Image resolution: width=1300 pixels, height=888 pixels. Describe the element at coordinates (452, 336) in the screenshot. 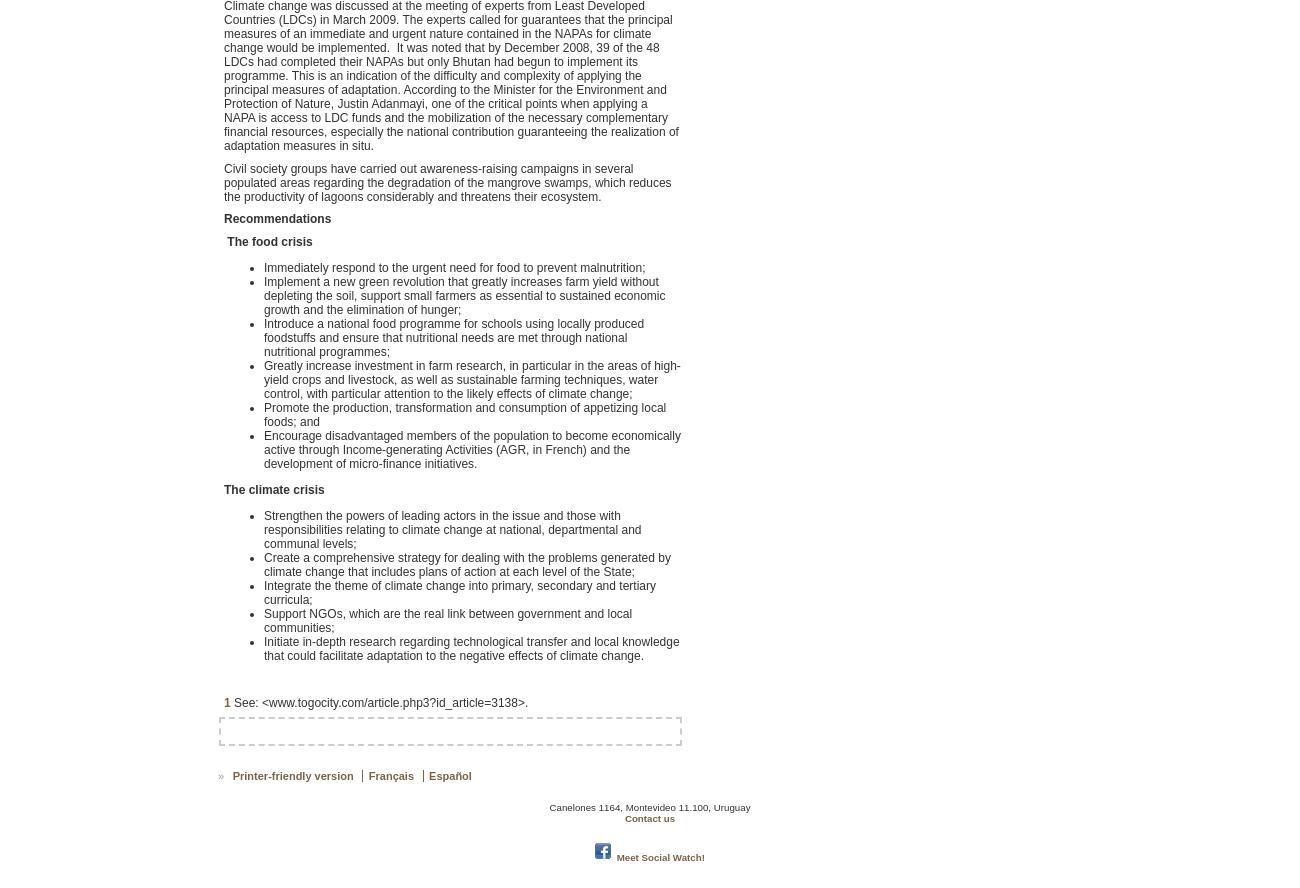

I see `'Introduce  a national food programme for schools using locally produced foodstuffs and  ensure that nutritional needs are met through national nutritional programmes;'` at that location.